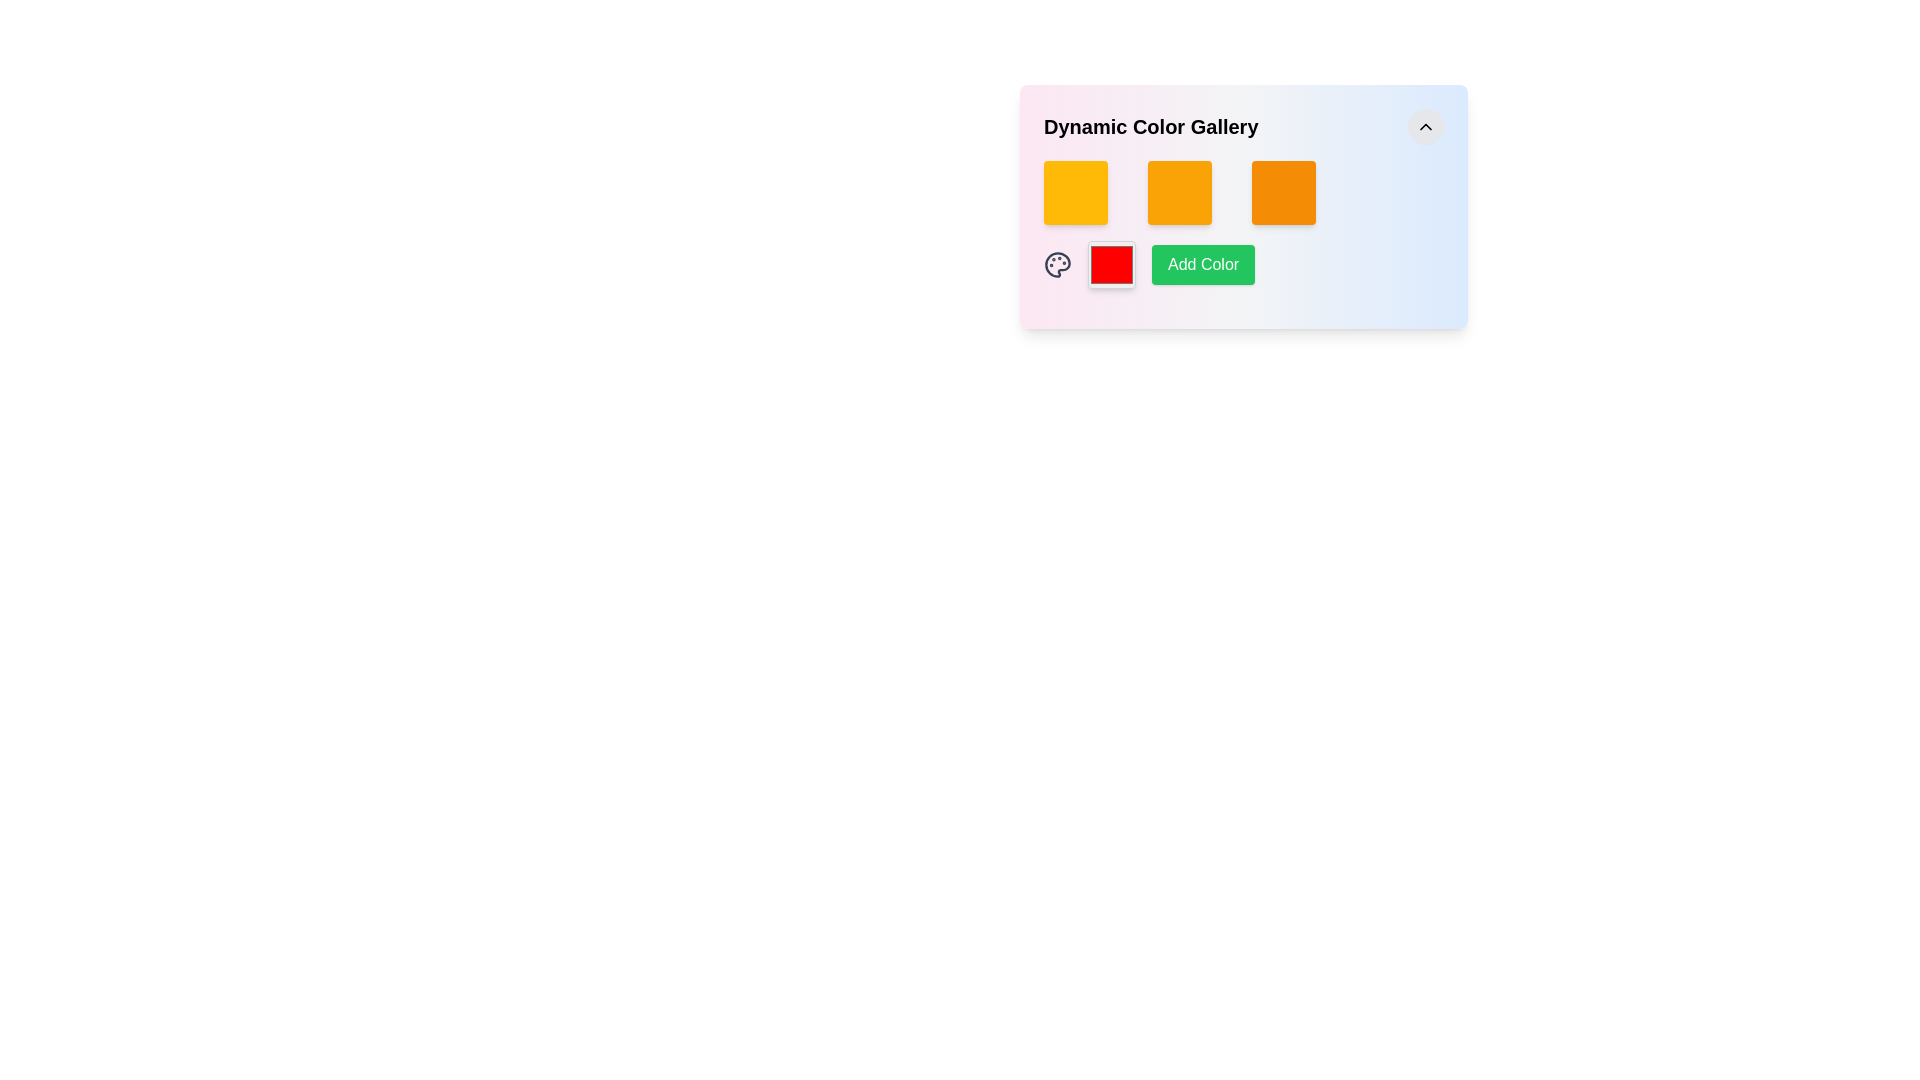 The image size is (1920, 1080). Describe the element at coordinates (1424, 127) in the screenshot. I see `the upward-pointing chevron arrow icon within the circular button on the top-right corner of the 'Dynamic Color Gallery' card to observe potential visual feedback` at that location.